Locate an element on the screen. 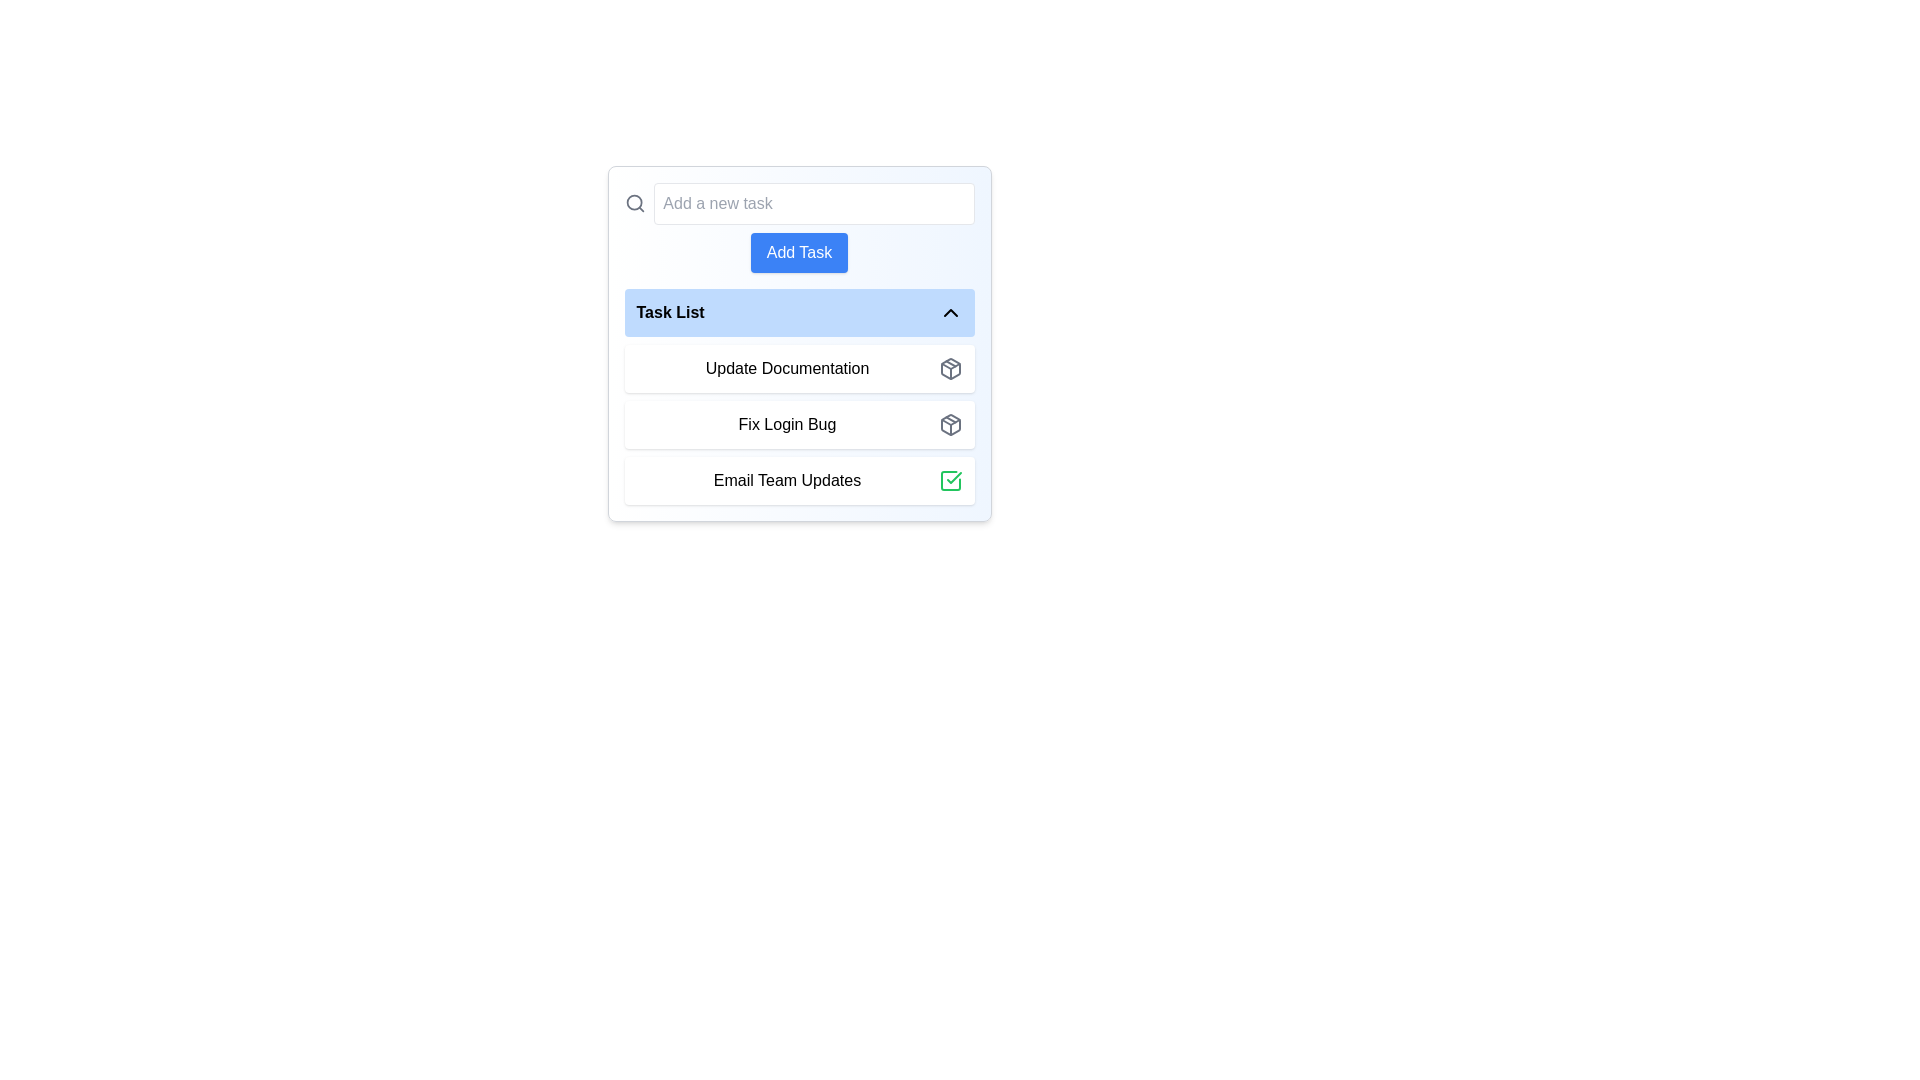 This screenshot has height=1080, width=1920. the checkbox or status indicator for the task 'Email Team Updates' located at the far right end of its row is located at coordinates (949, 481).